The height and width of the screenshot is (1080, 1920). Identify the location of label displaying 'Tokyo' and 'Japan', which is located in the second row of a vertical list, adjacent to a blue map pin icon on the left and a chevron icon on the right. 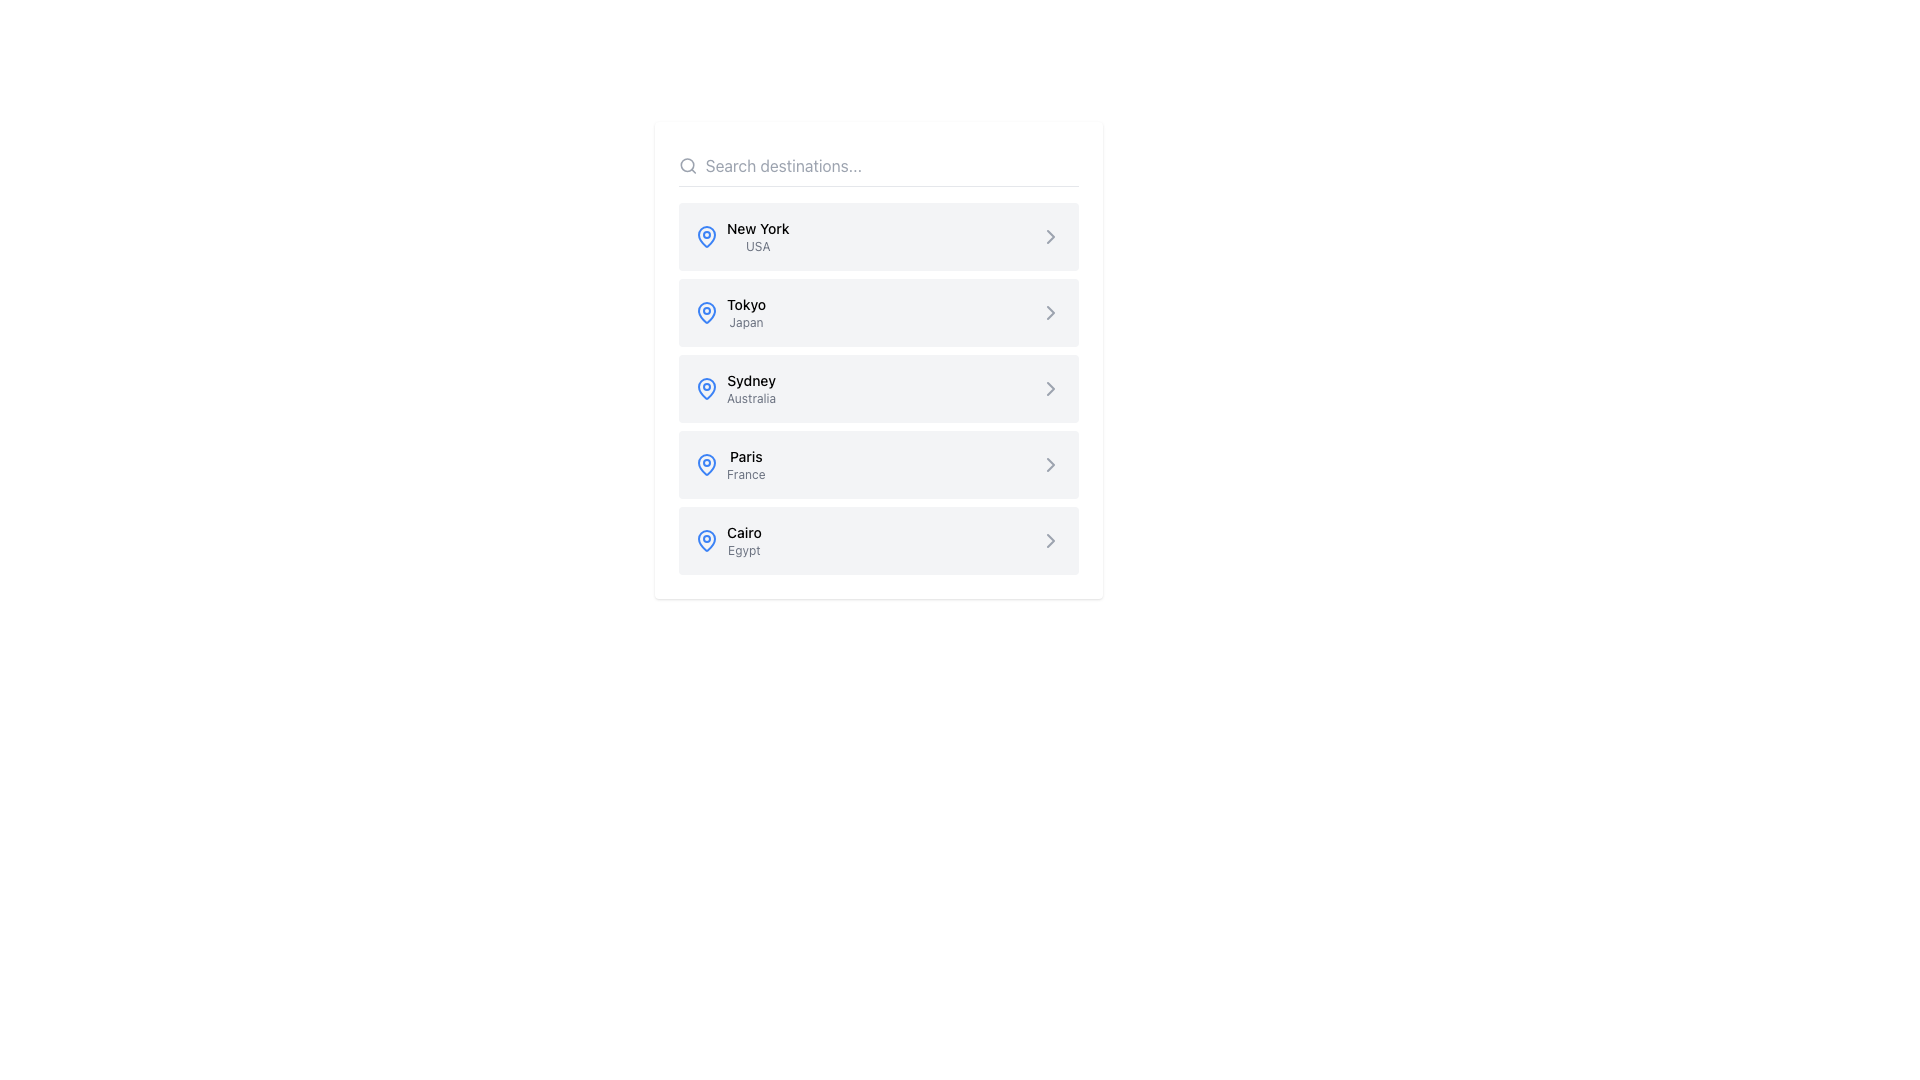
(745, 312).